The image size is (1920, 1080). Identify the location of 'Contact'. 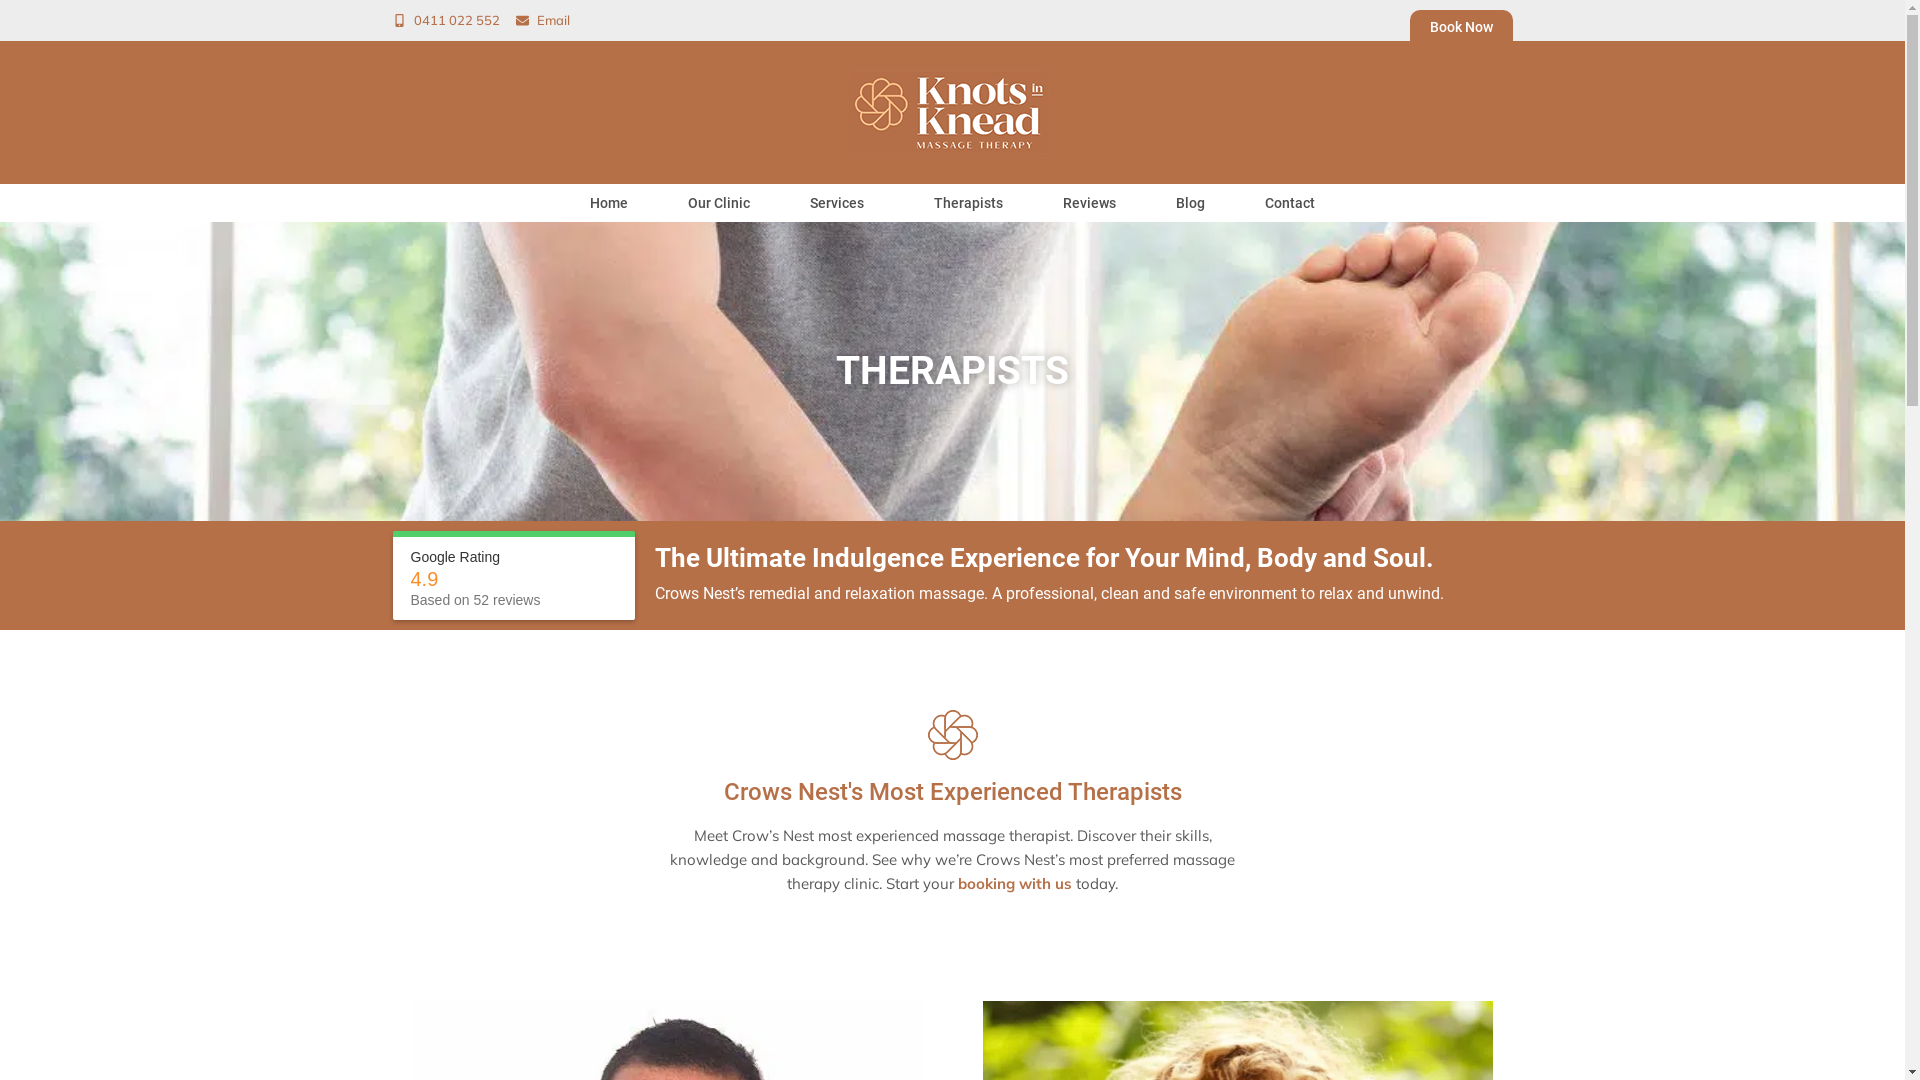
(1233, 203).